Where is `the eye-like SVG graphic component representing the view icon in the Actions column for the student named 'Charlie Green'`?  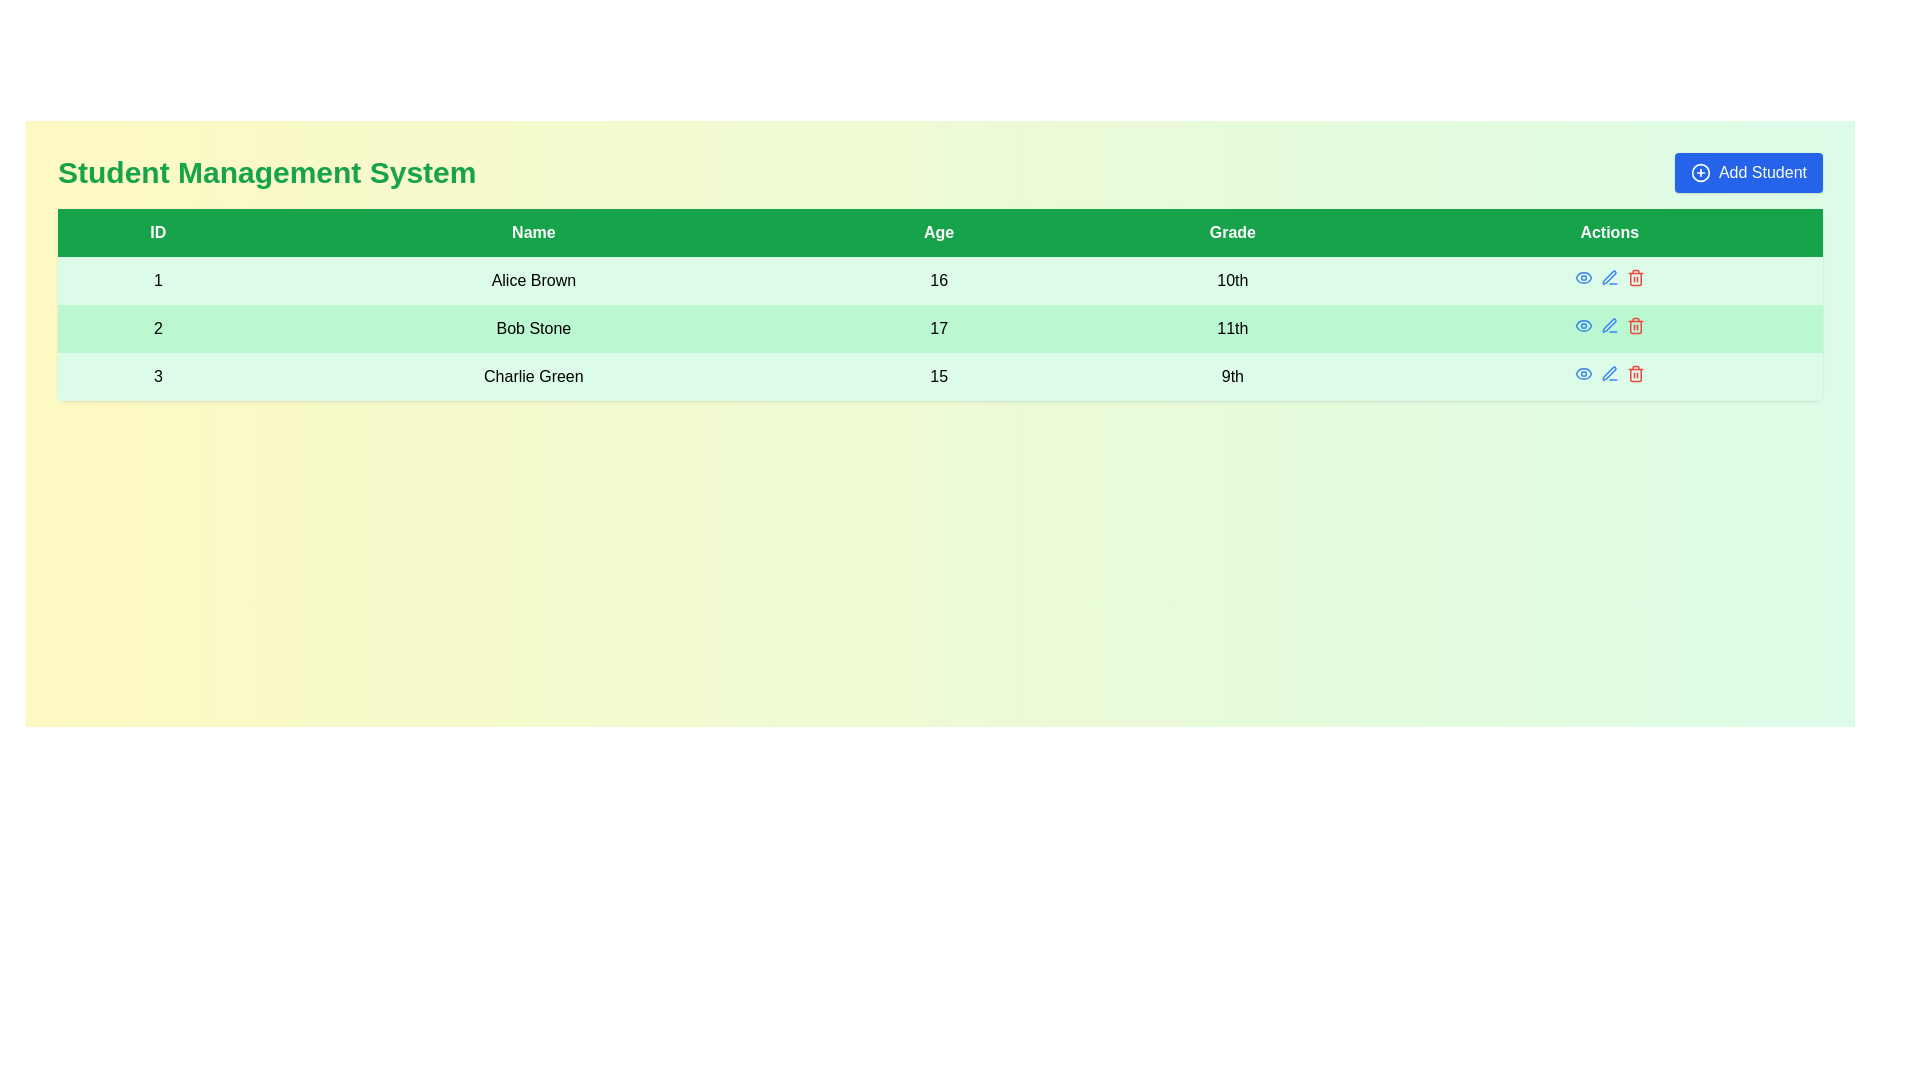
the eye-like SVG graphic component representing the view icon in the Actions column for the student named 'Charlie Green' is located at coordinates (1582, 374).